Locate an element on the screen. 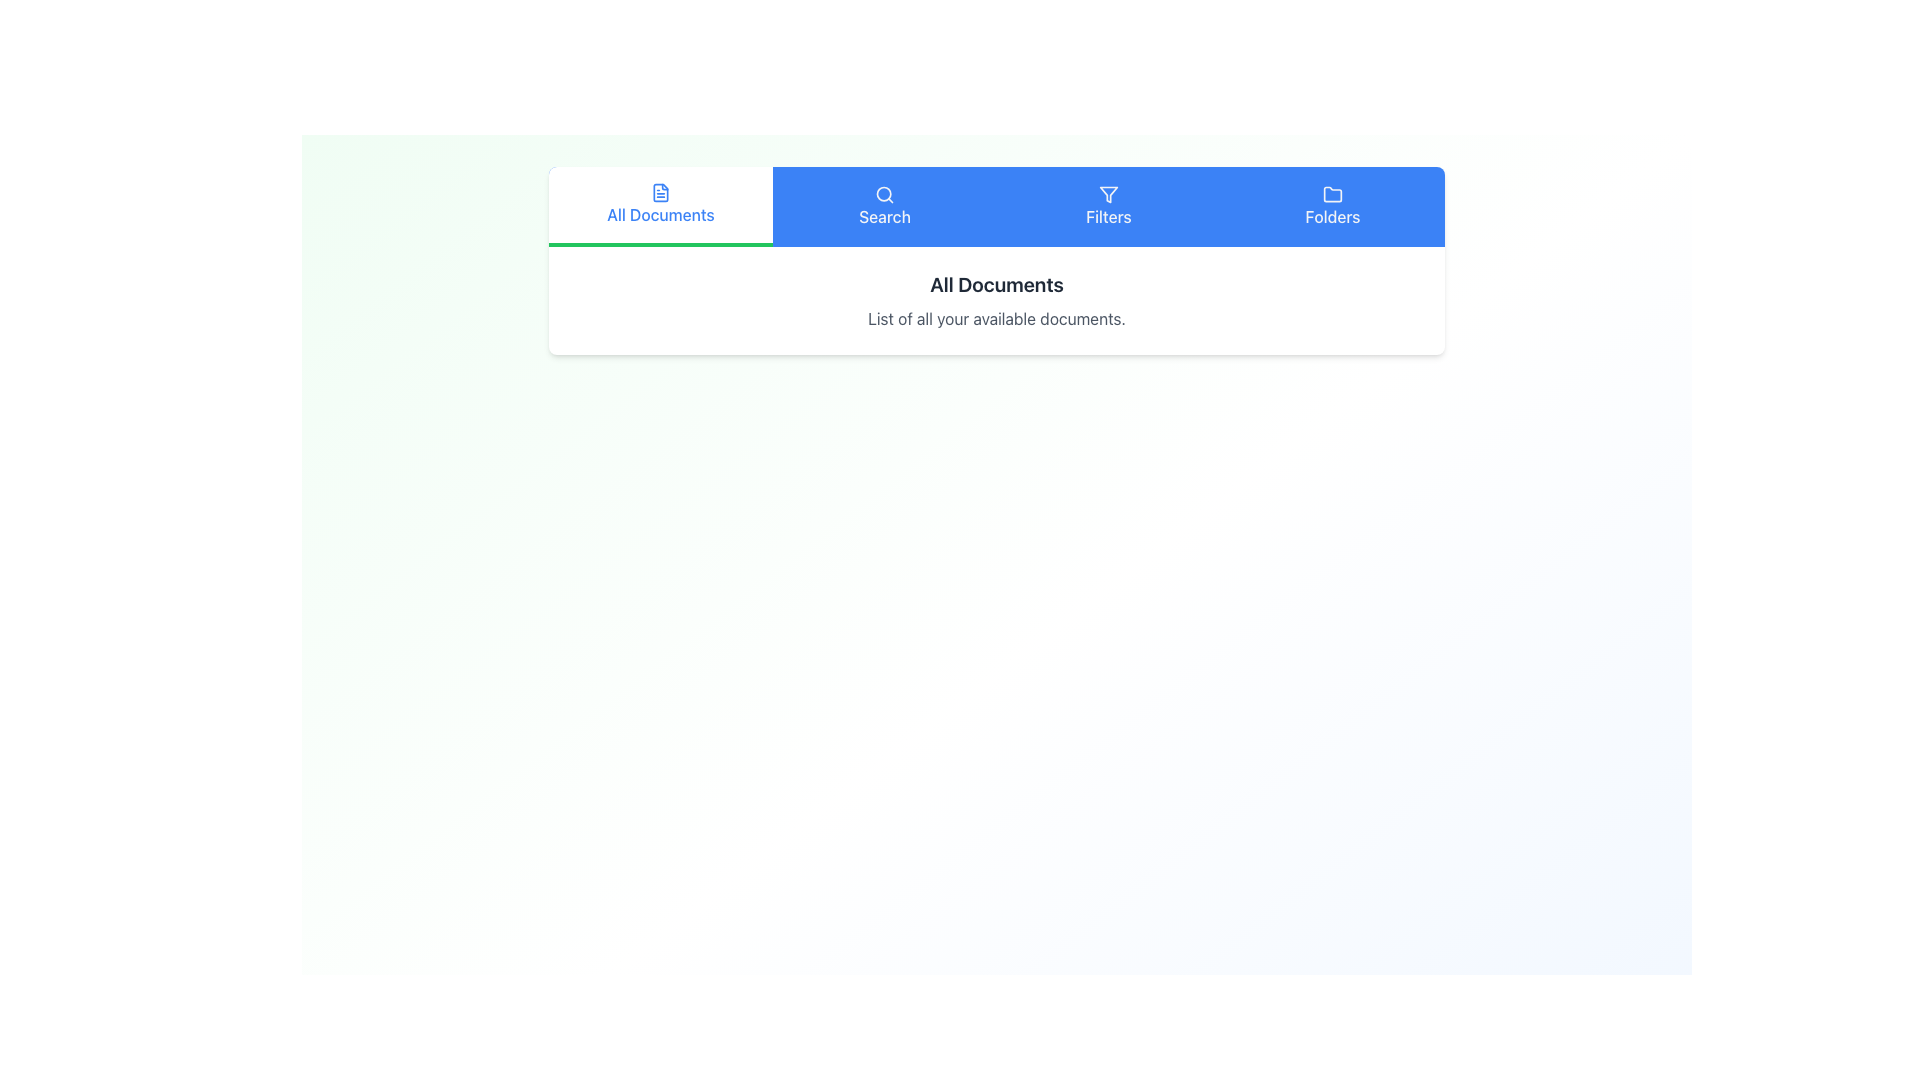 This screenshot has width=1920, height=1080. the text label that serves as a title for the filtering functionality, positioned in the center of the navigation bar between 'Search' and 'Folders' is located at coordinates (1107, 216).